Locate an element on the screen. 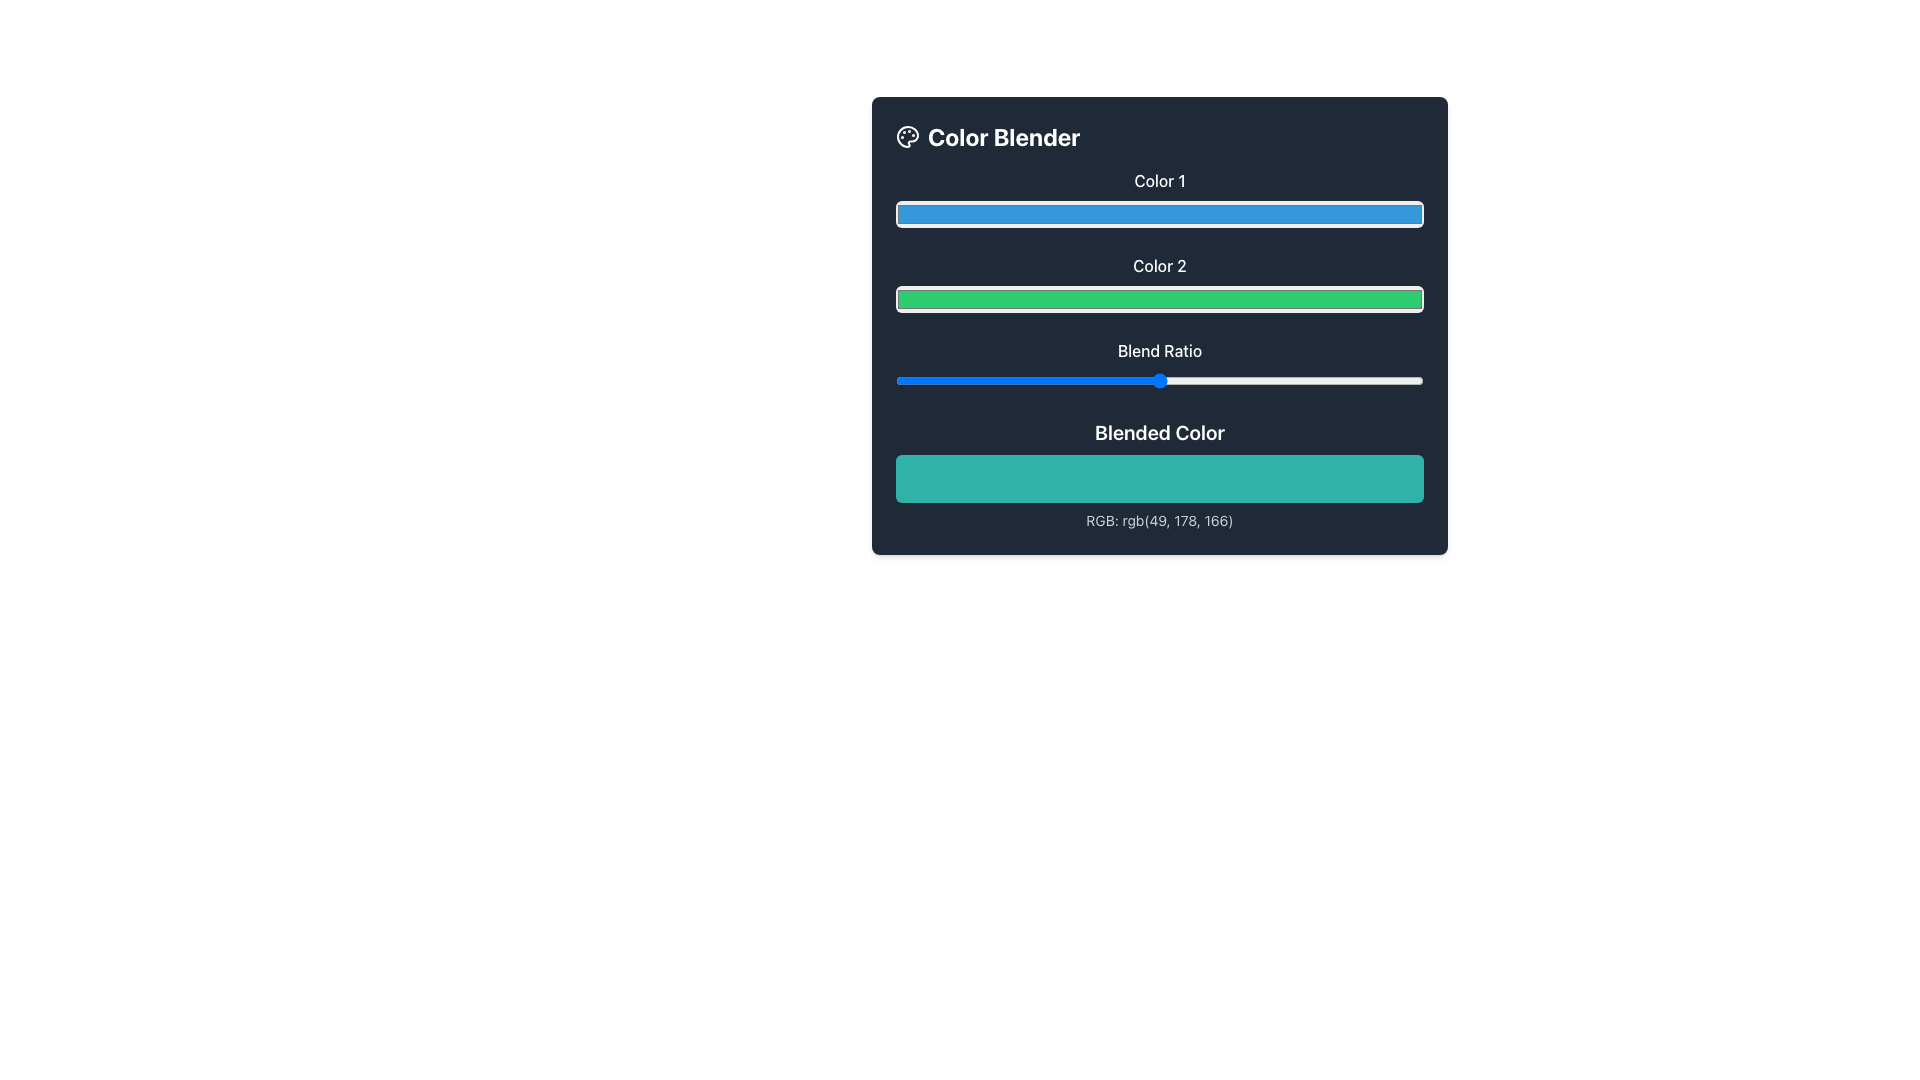  the color picker input located below the 'Color 1' label is located at coordinates (1160, 199).